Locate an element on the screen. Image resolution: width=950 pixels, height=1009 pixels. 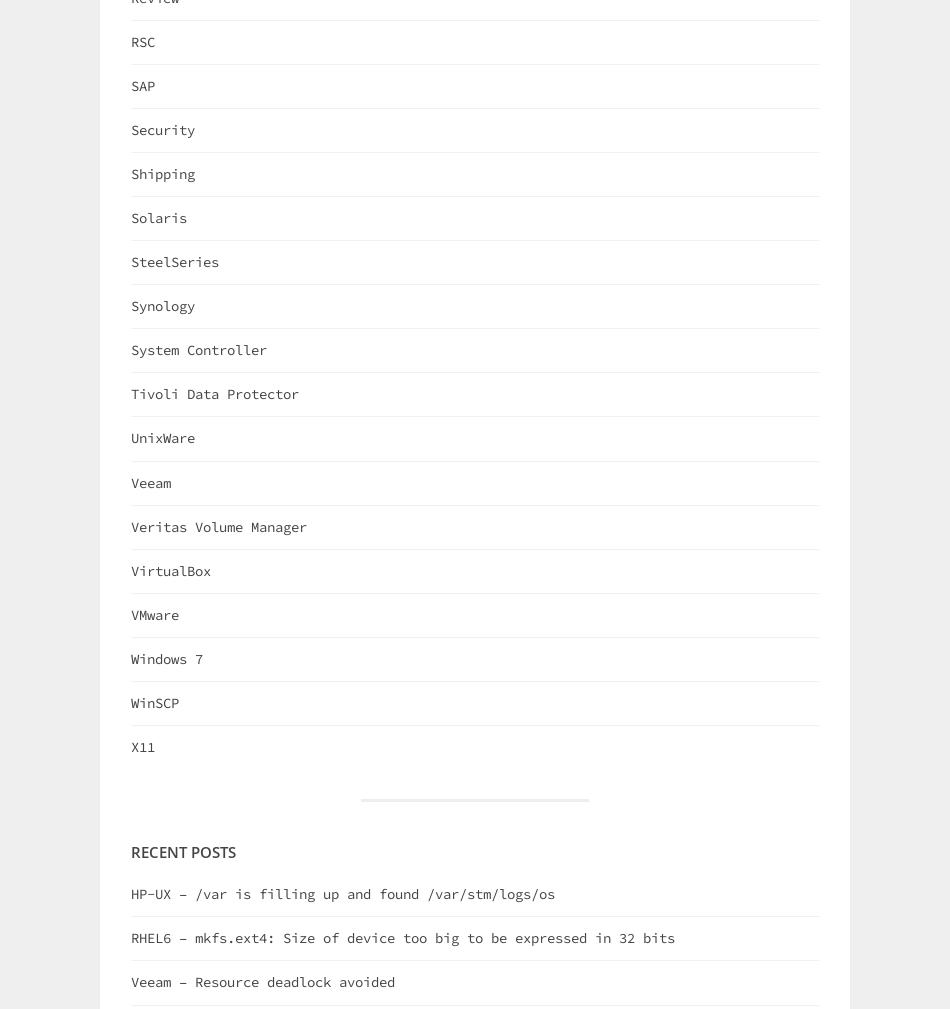
'Security' is located at coordinates (131, 127).